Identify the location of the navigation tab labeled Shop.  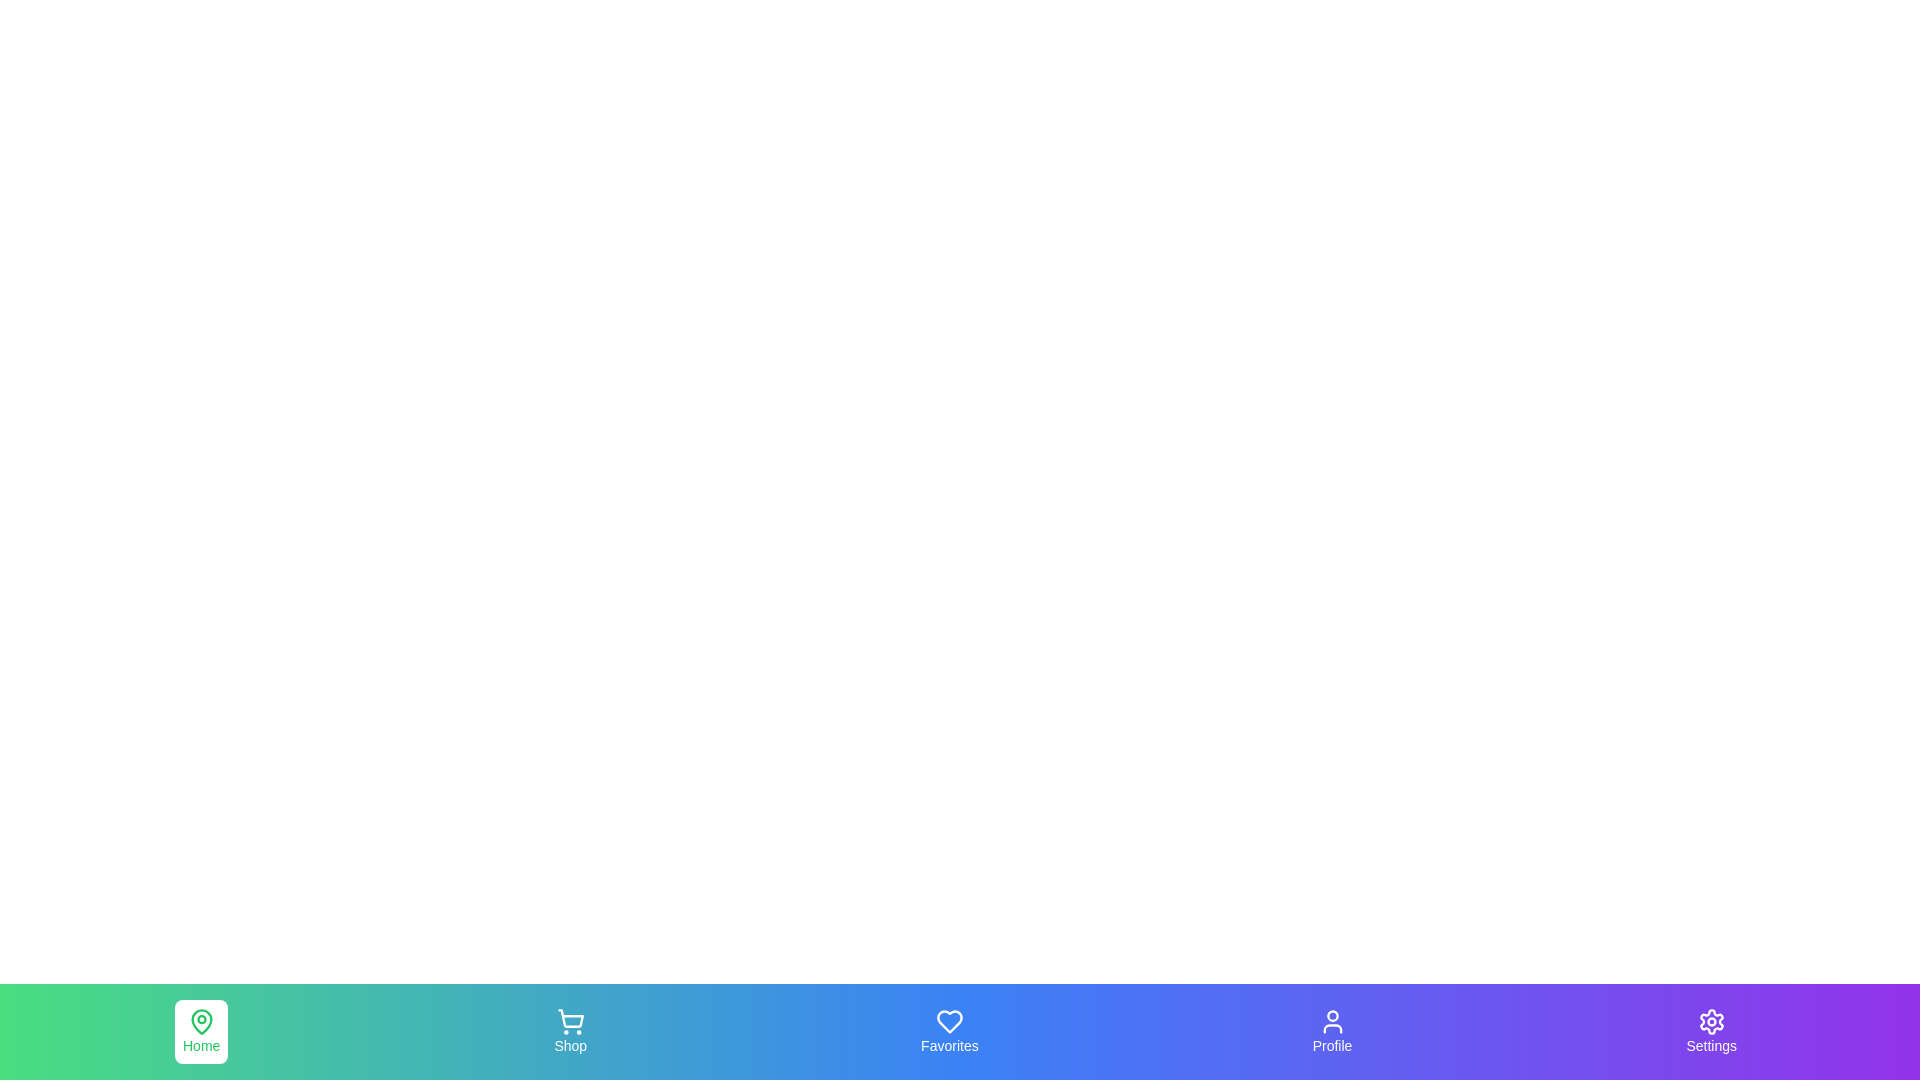
(569, 1032).